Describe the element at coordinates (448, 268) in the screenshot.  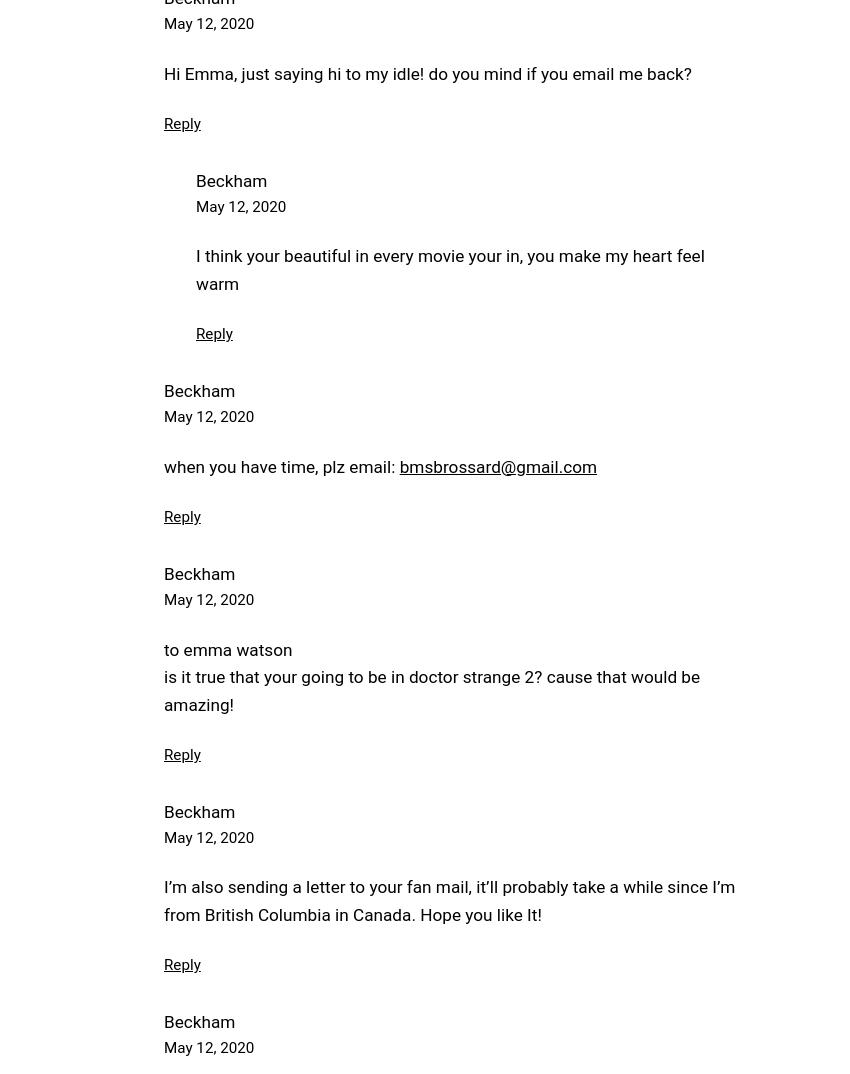
I see `'I think your beautiful in every movie your in, you make my heart feel warm'` at that location.